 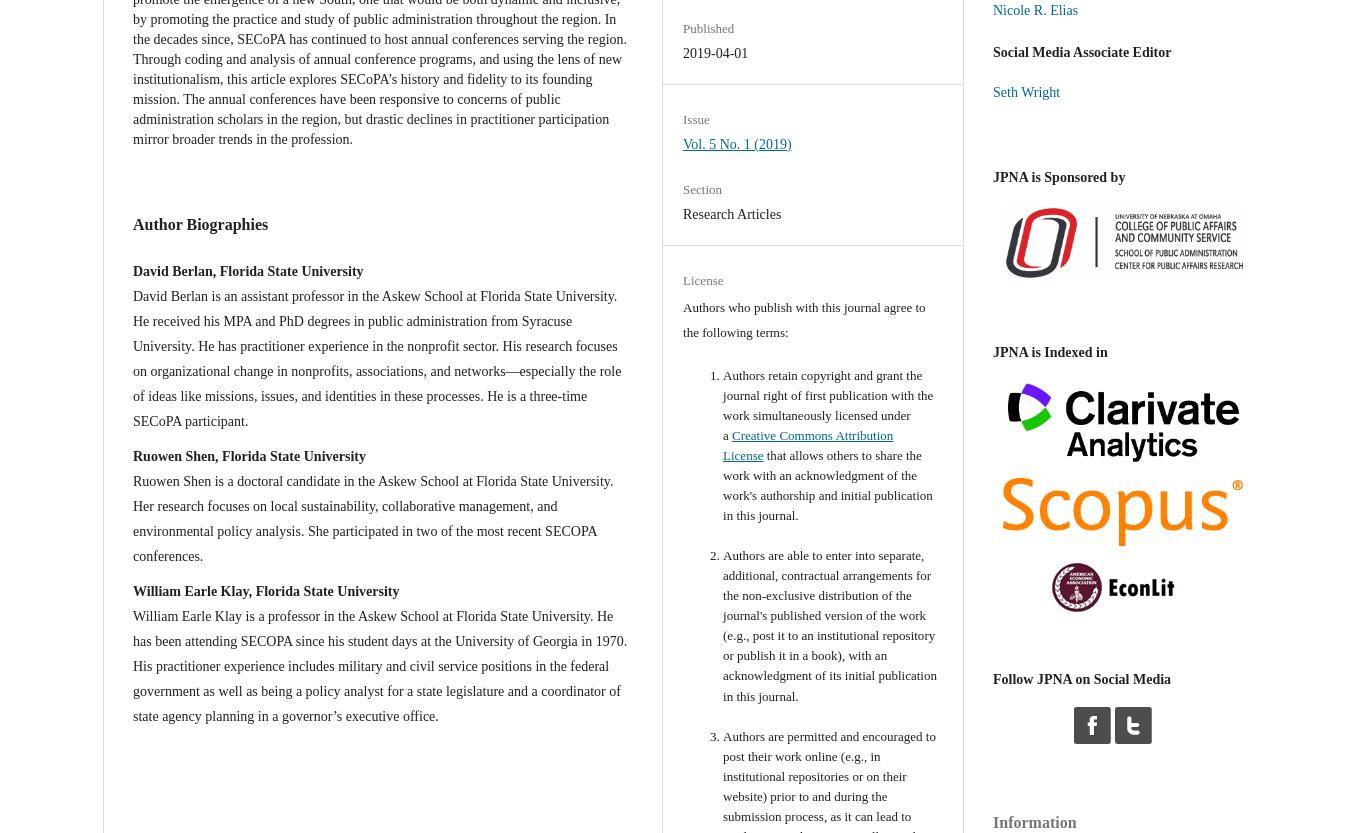 What do you see at coordinates (199, 222) in the screenshot?
I see `'Author Biographies'` at bounding box center [199, 222].